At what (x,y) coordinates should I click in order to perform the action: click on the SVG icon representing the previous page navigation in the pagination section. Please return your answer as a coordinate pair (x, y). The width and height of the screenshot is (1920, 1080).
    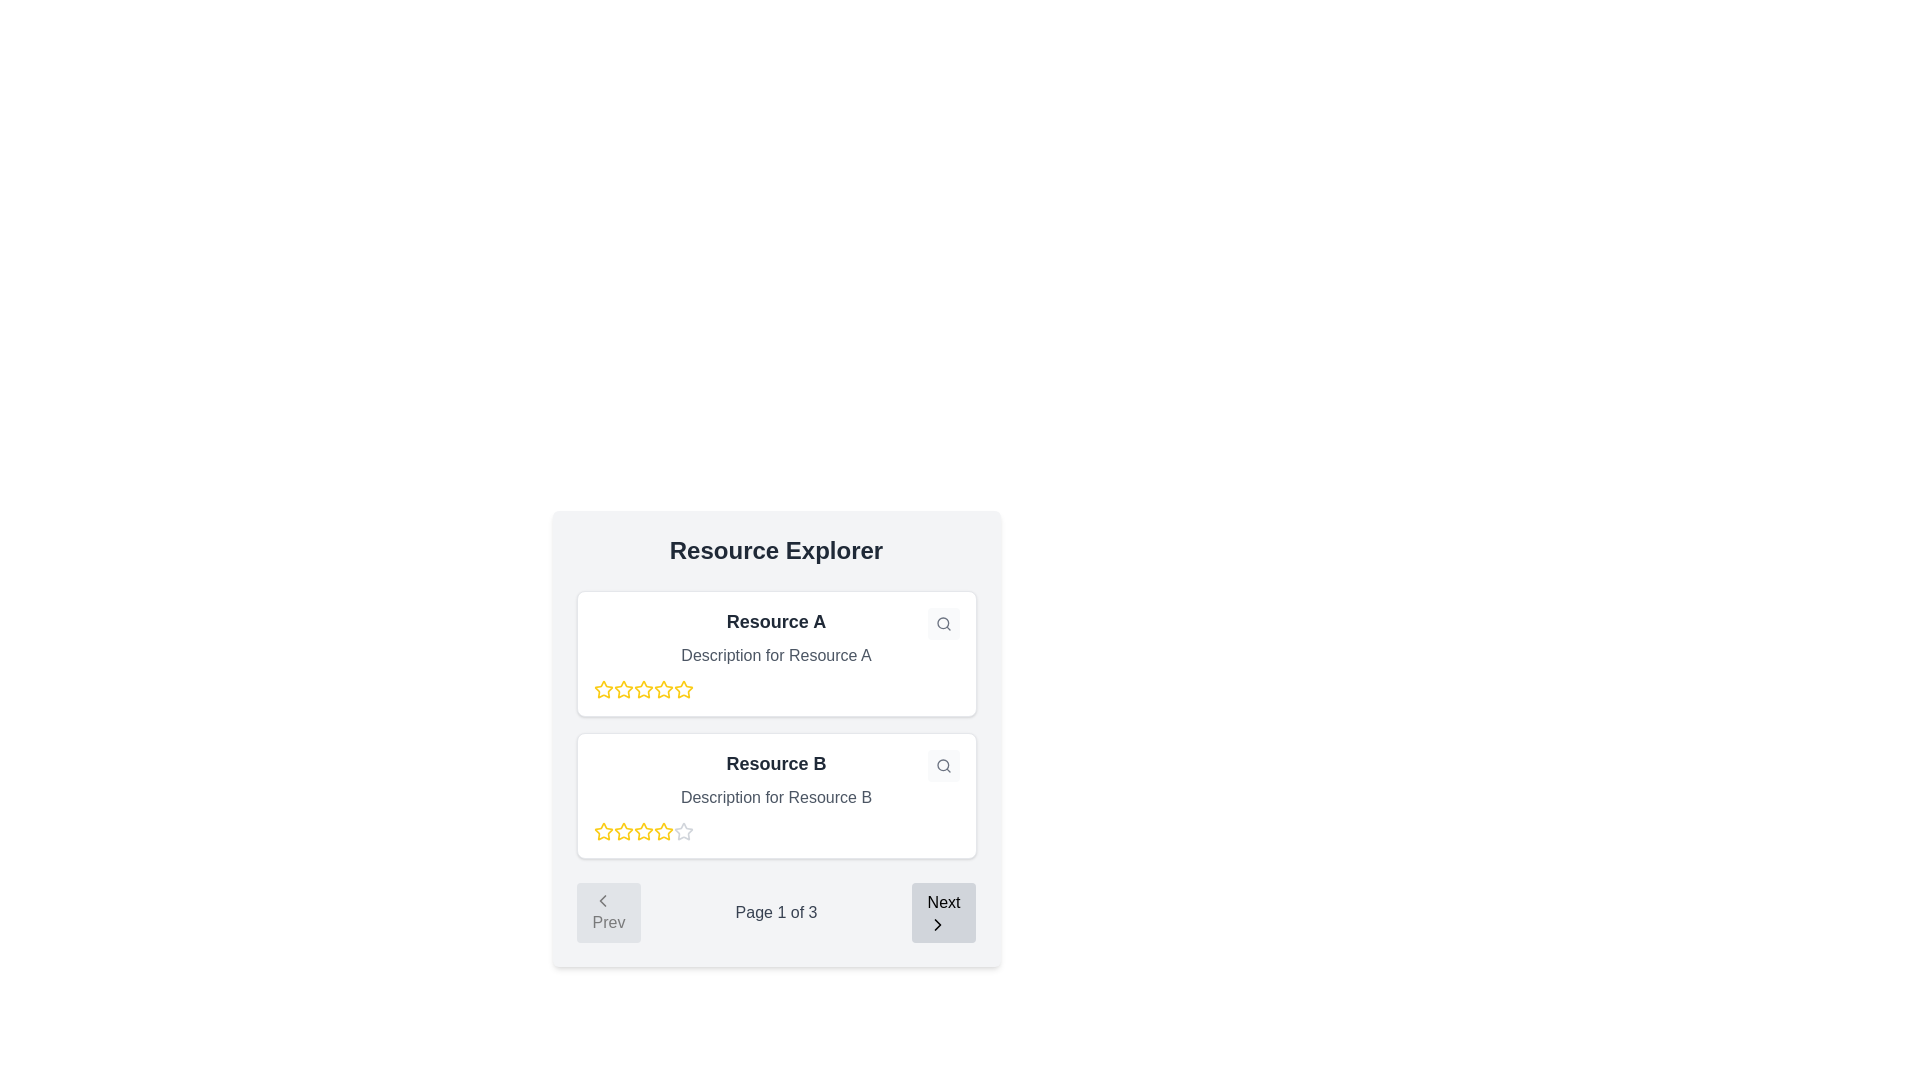
    Looking at the image, I should click on (601, 901).